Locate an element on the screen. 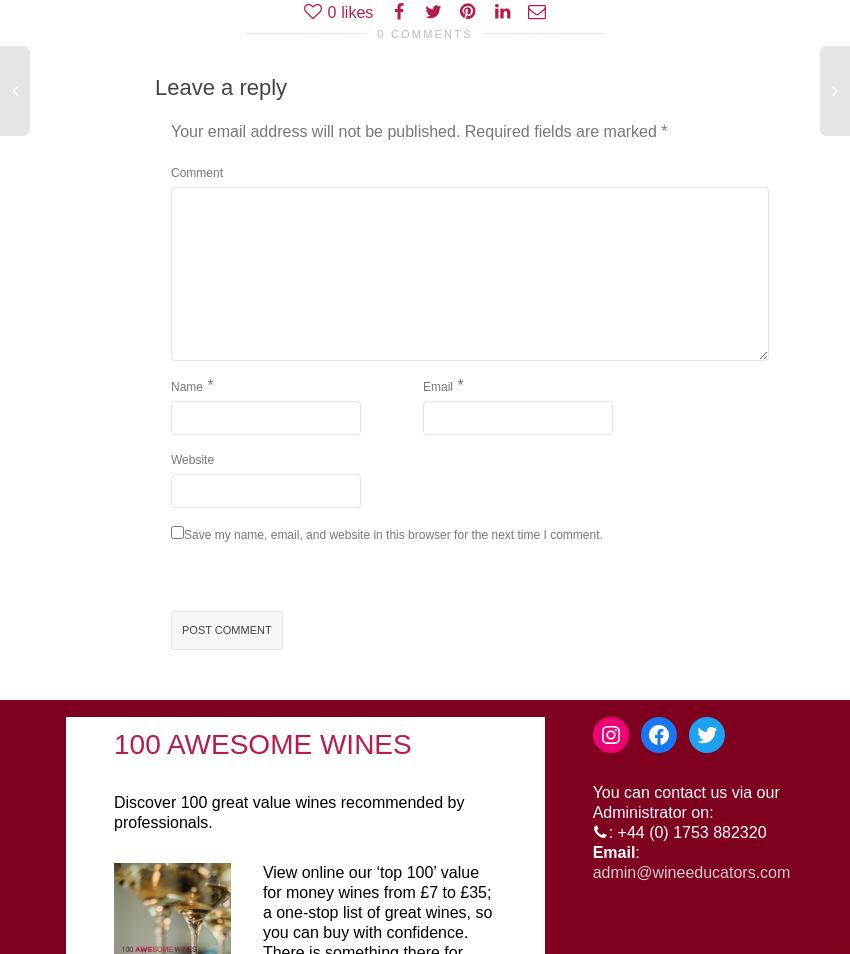 The height and width of the screenshot is (954, 850). '0' is located at coordinates (326, 11).